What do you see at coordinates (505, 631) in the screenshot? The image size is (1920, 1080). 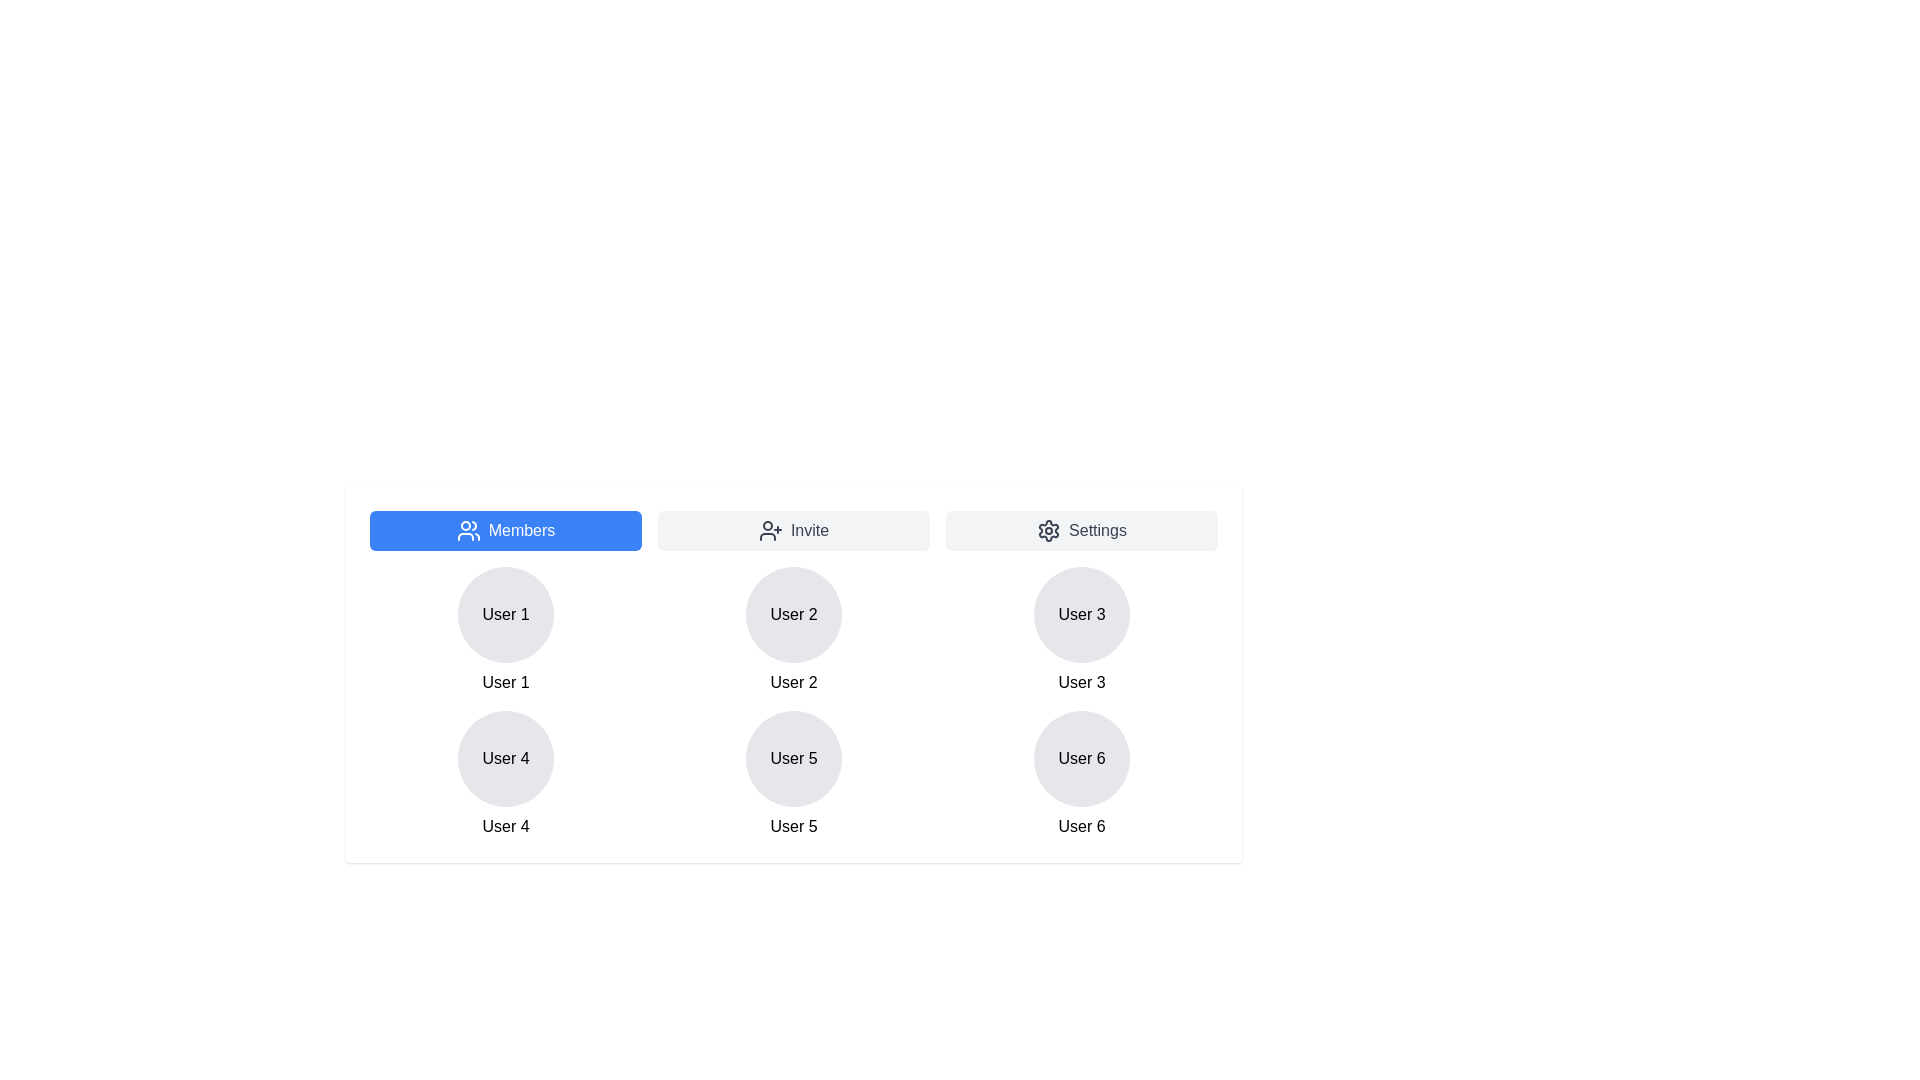 I see `the Informational Icon labeled 'User 1' which is a circular gray icon located in the first column of the grid layout, below the 'Members' tab` at bounding box center [505, 631].